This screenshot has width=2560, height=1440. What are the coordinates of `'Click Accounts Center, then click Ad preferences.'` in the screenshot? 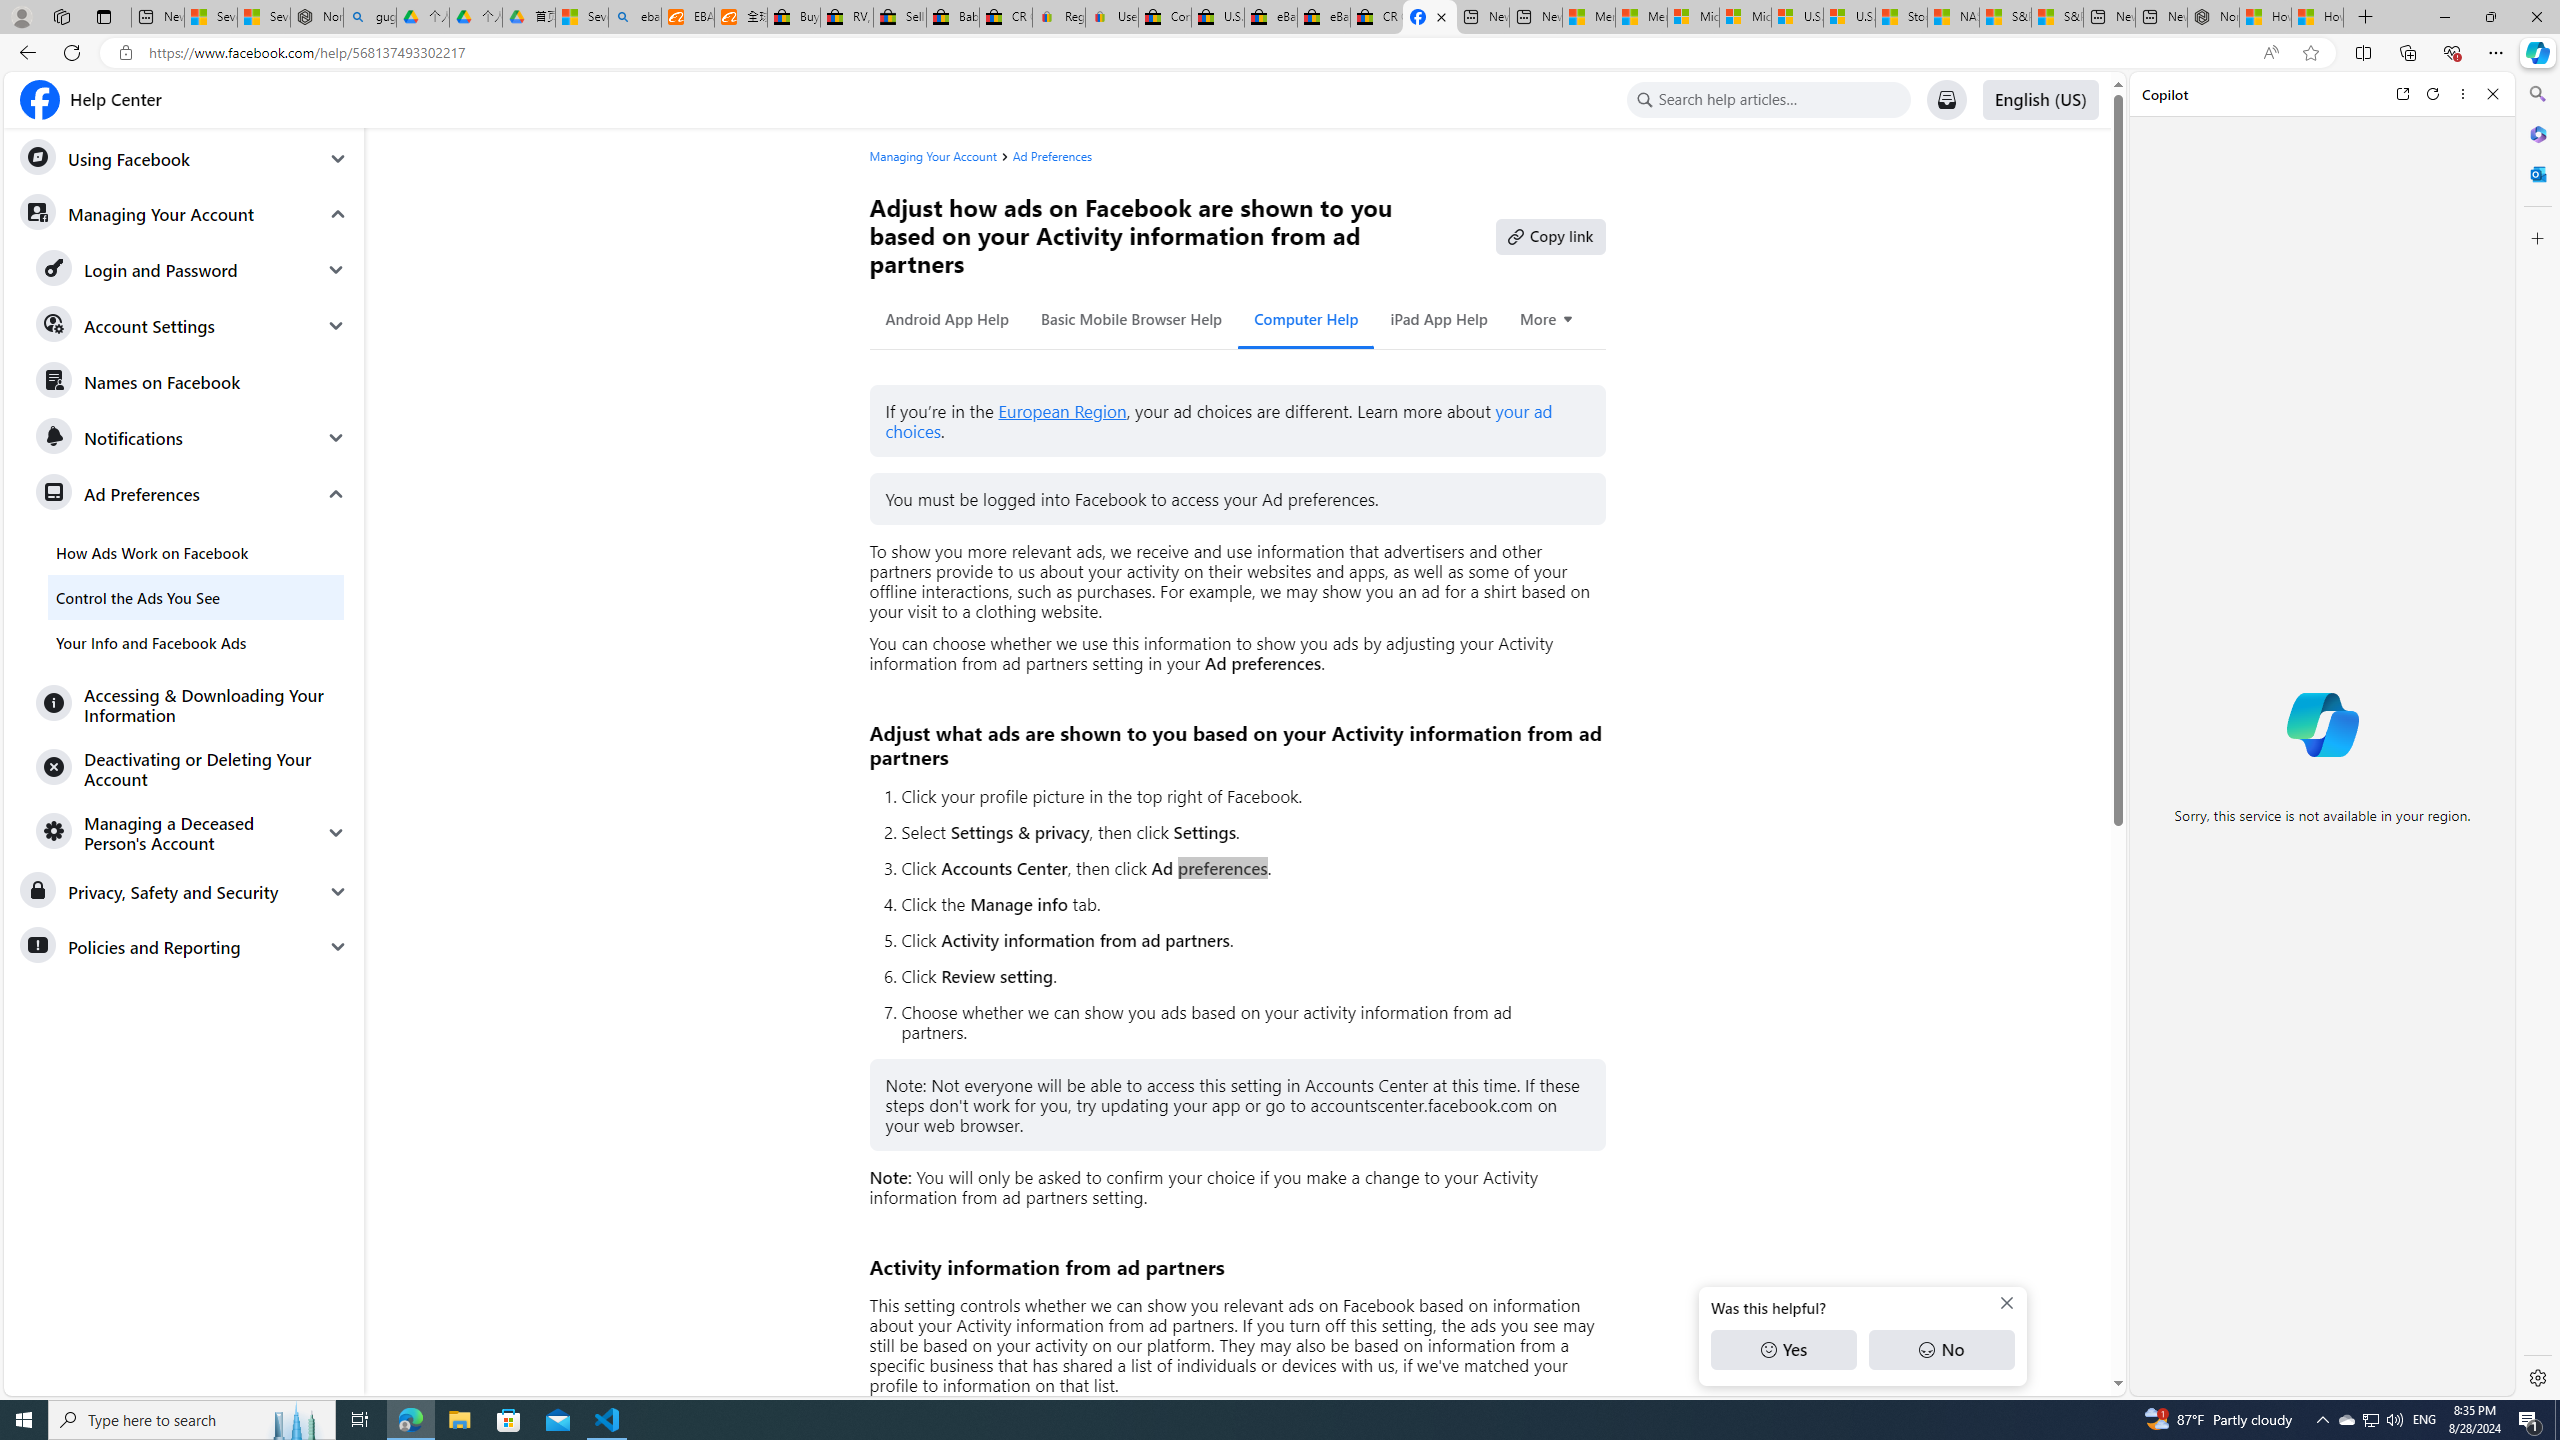 It's located at (1243, 868).